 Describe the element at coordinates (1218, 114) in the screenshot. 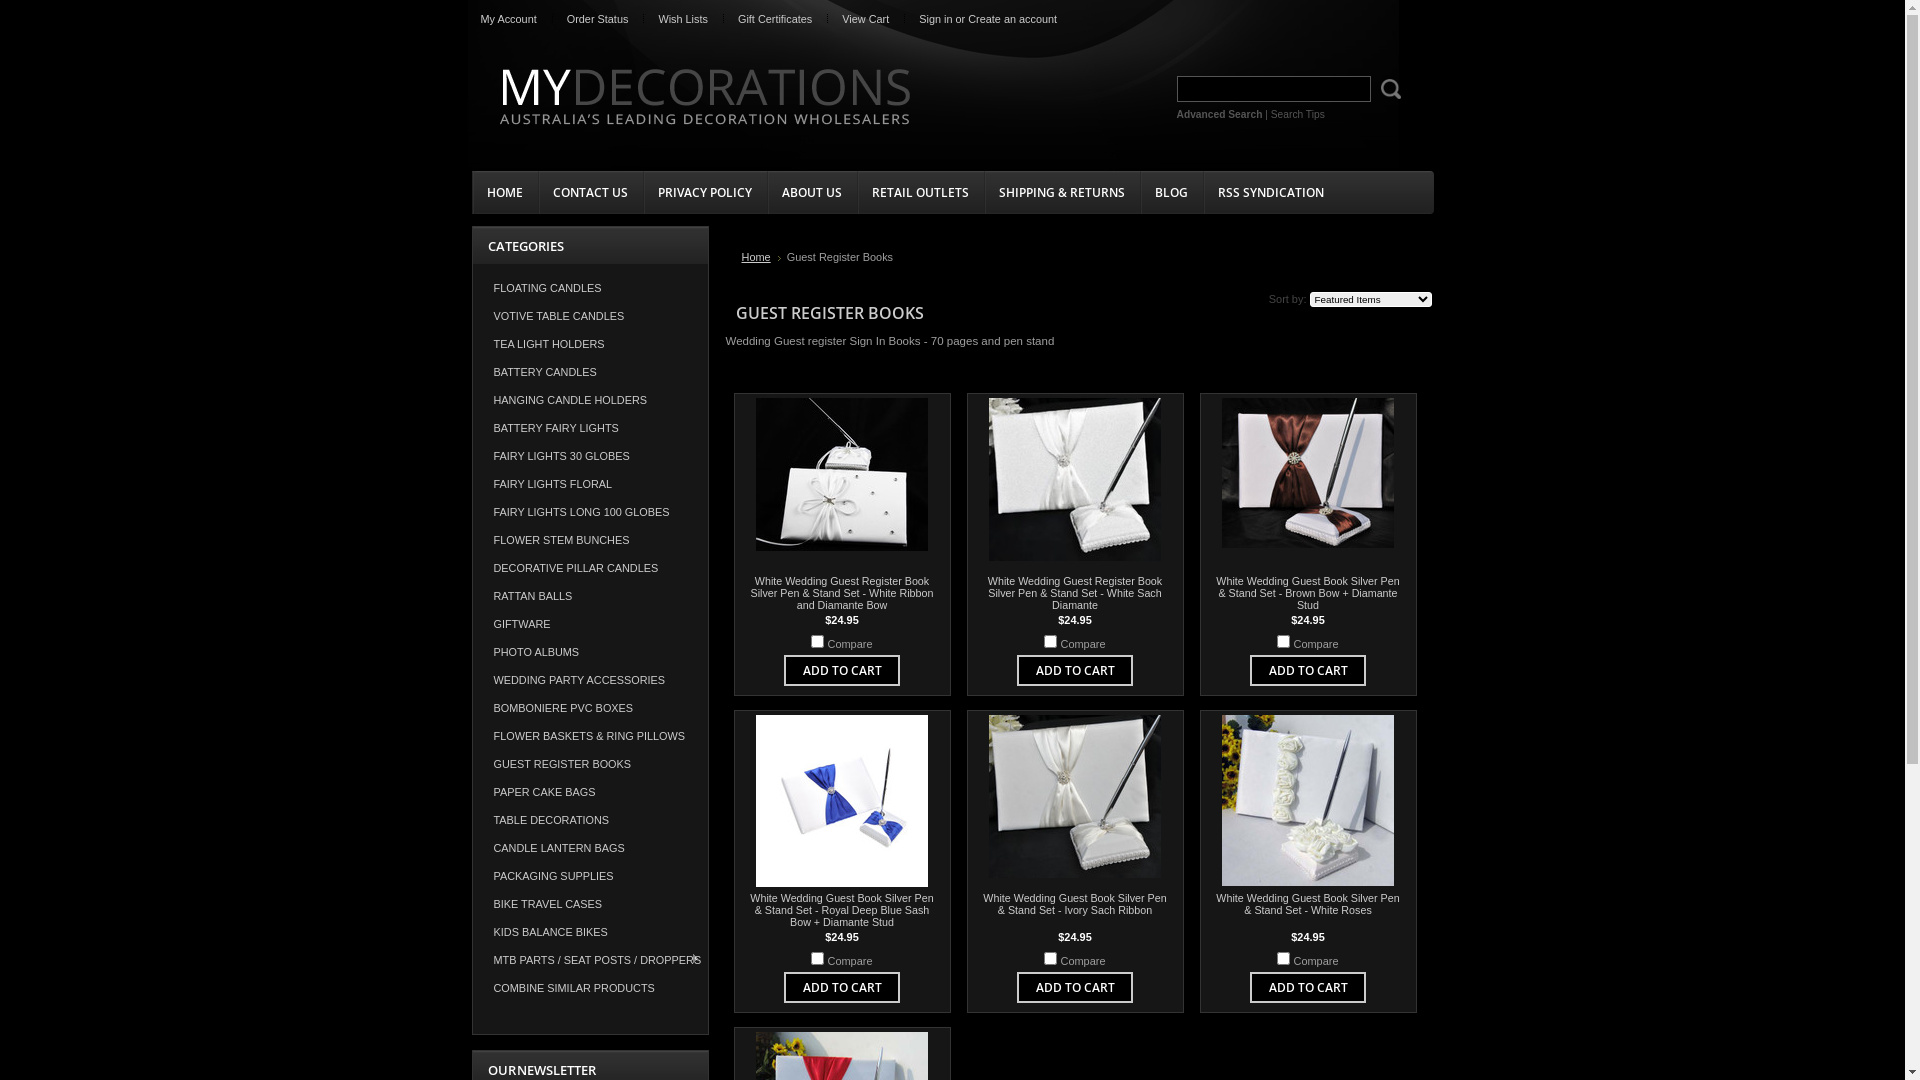

I see `'Advanced Search'` at that location.